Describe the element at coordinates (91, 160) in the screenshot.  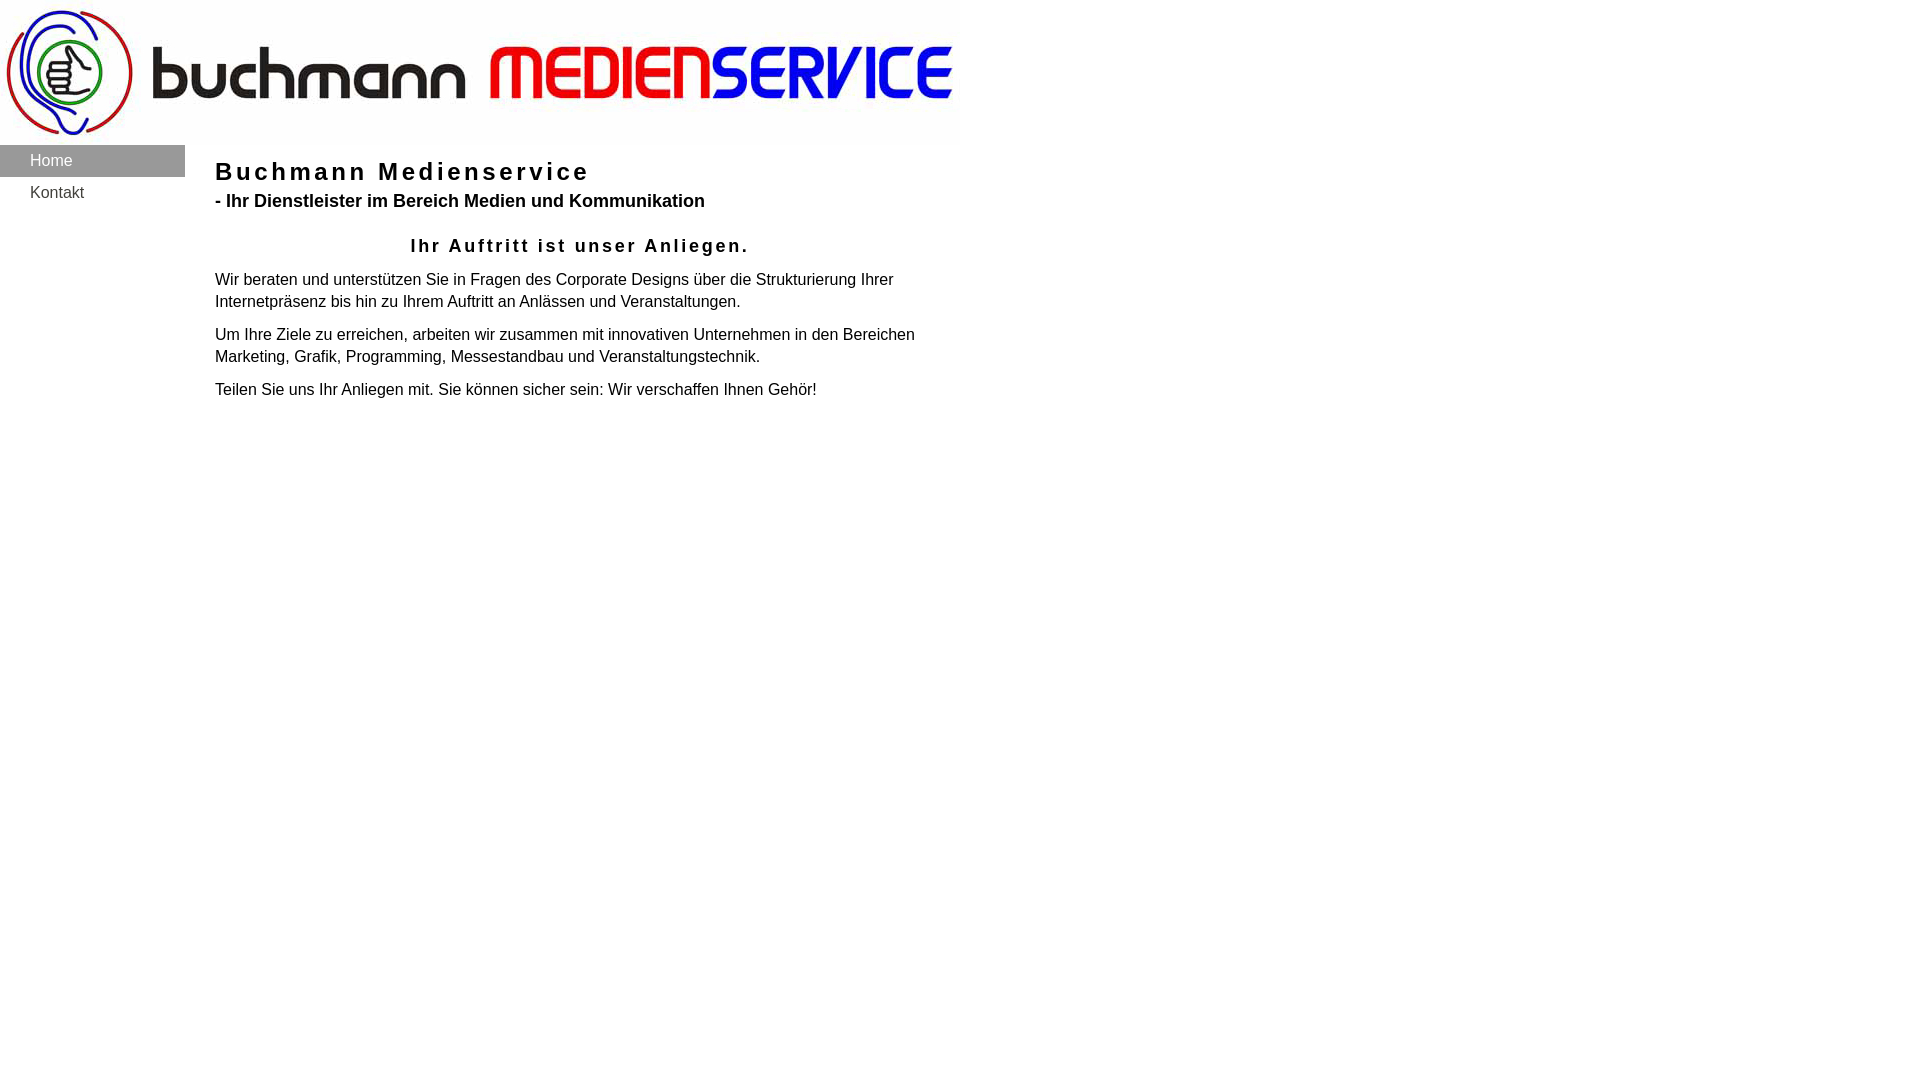
I see `'Home'` at that location.